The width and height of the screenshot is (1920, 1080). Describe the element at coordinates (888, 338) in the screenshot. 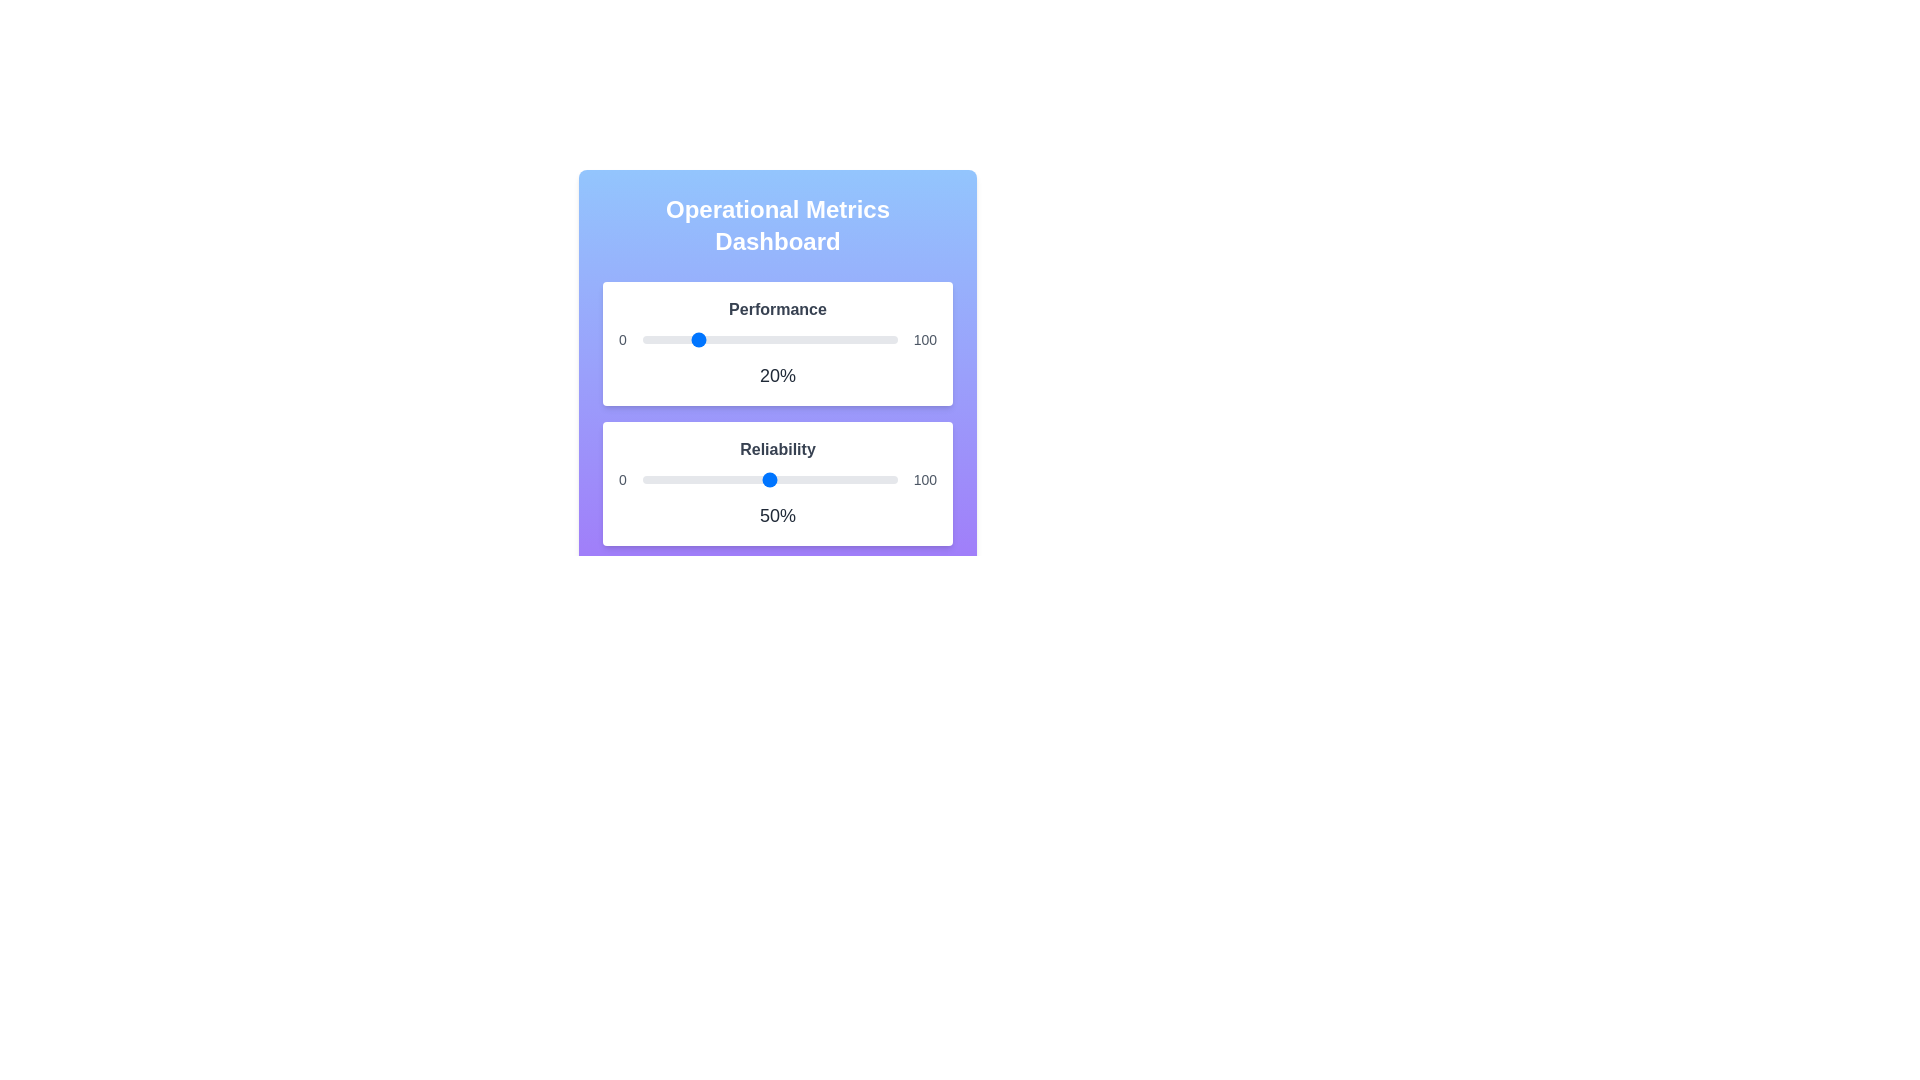

I see `performance` at that location.